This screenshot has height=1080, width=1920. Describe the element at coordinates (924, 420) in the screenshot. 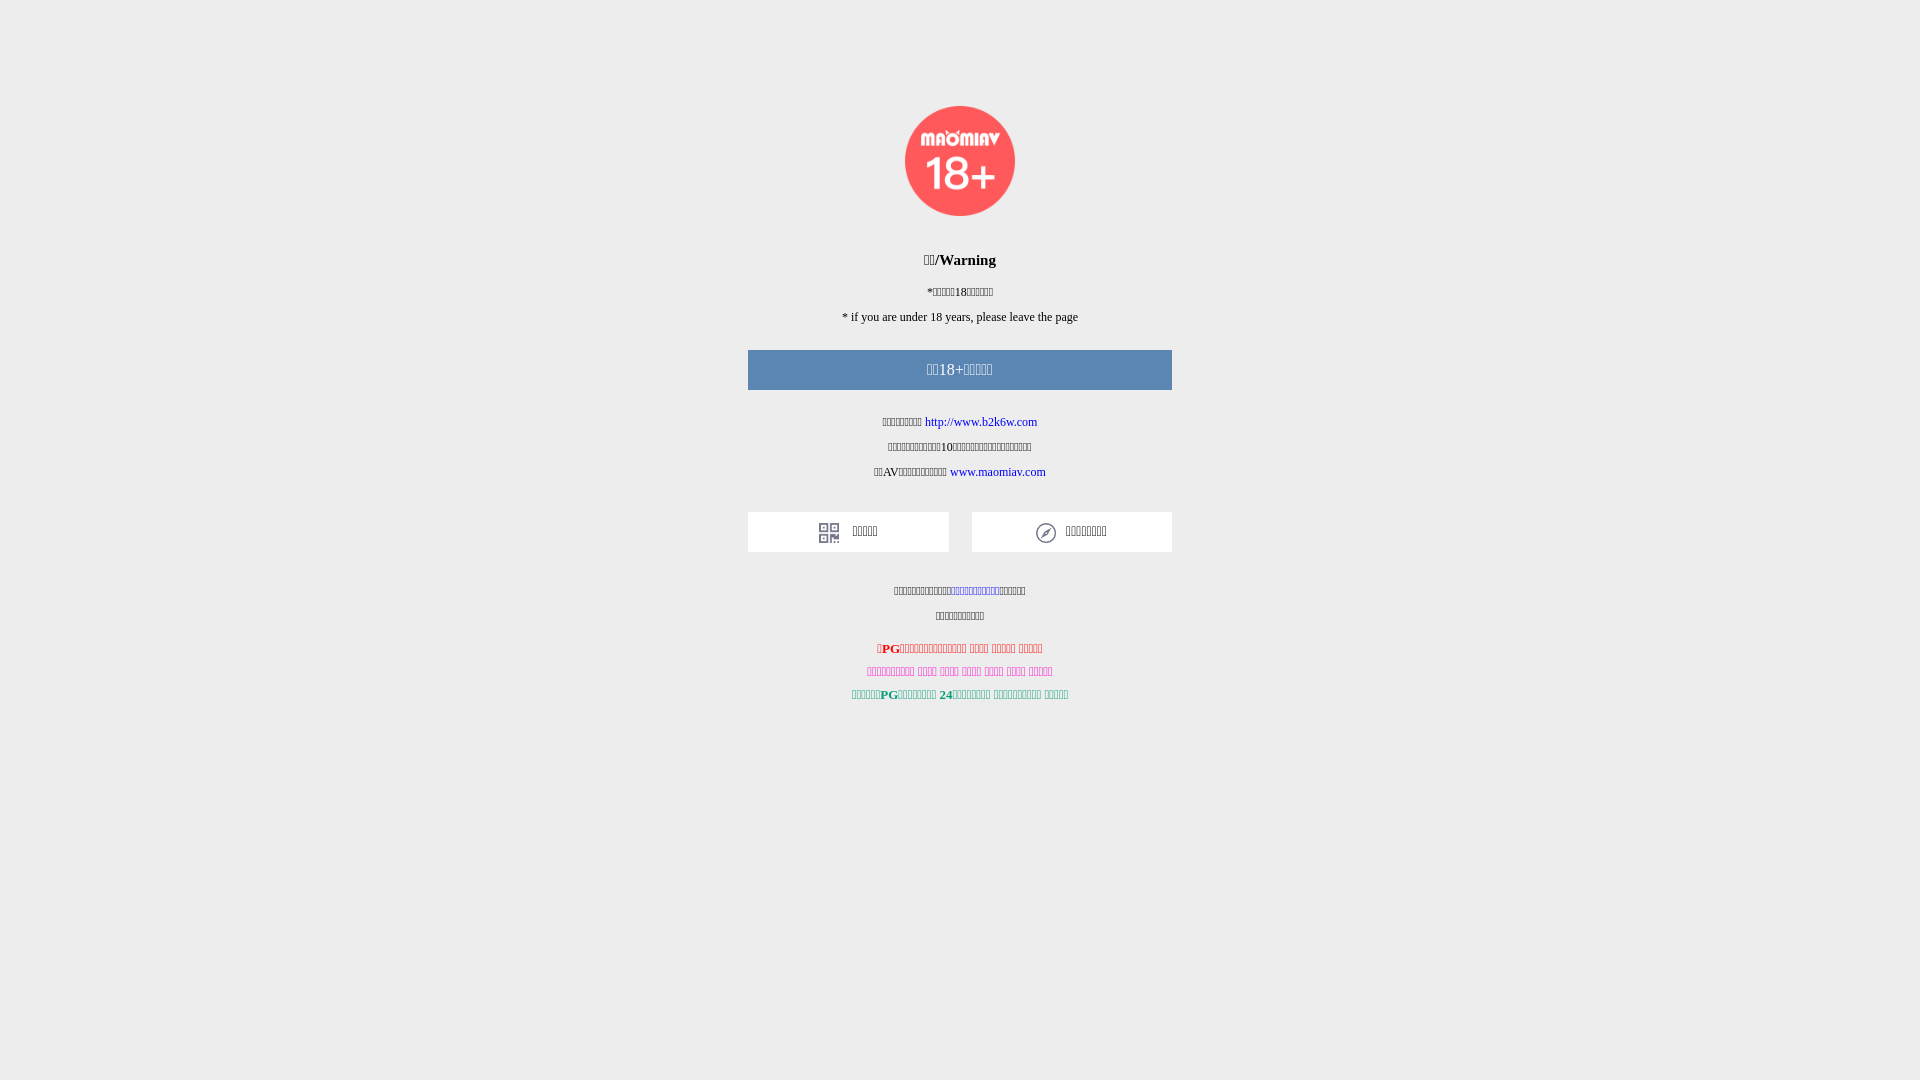

I see `'http://www.b2k6w.com'` at that location.